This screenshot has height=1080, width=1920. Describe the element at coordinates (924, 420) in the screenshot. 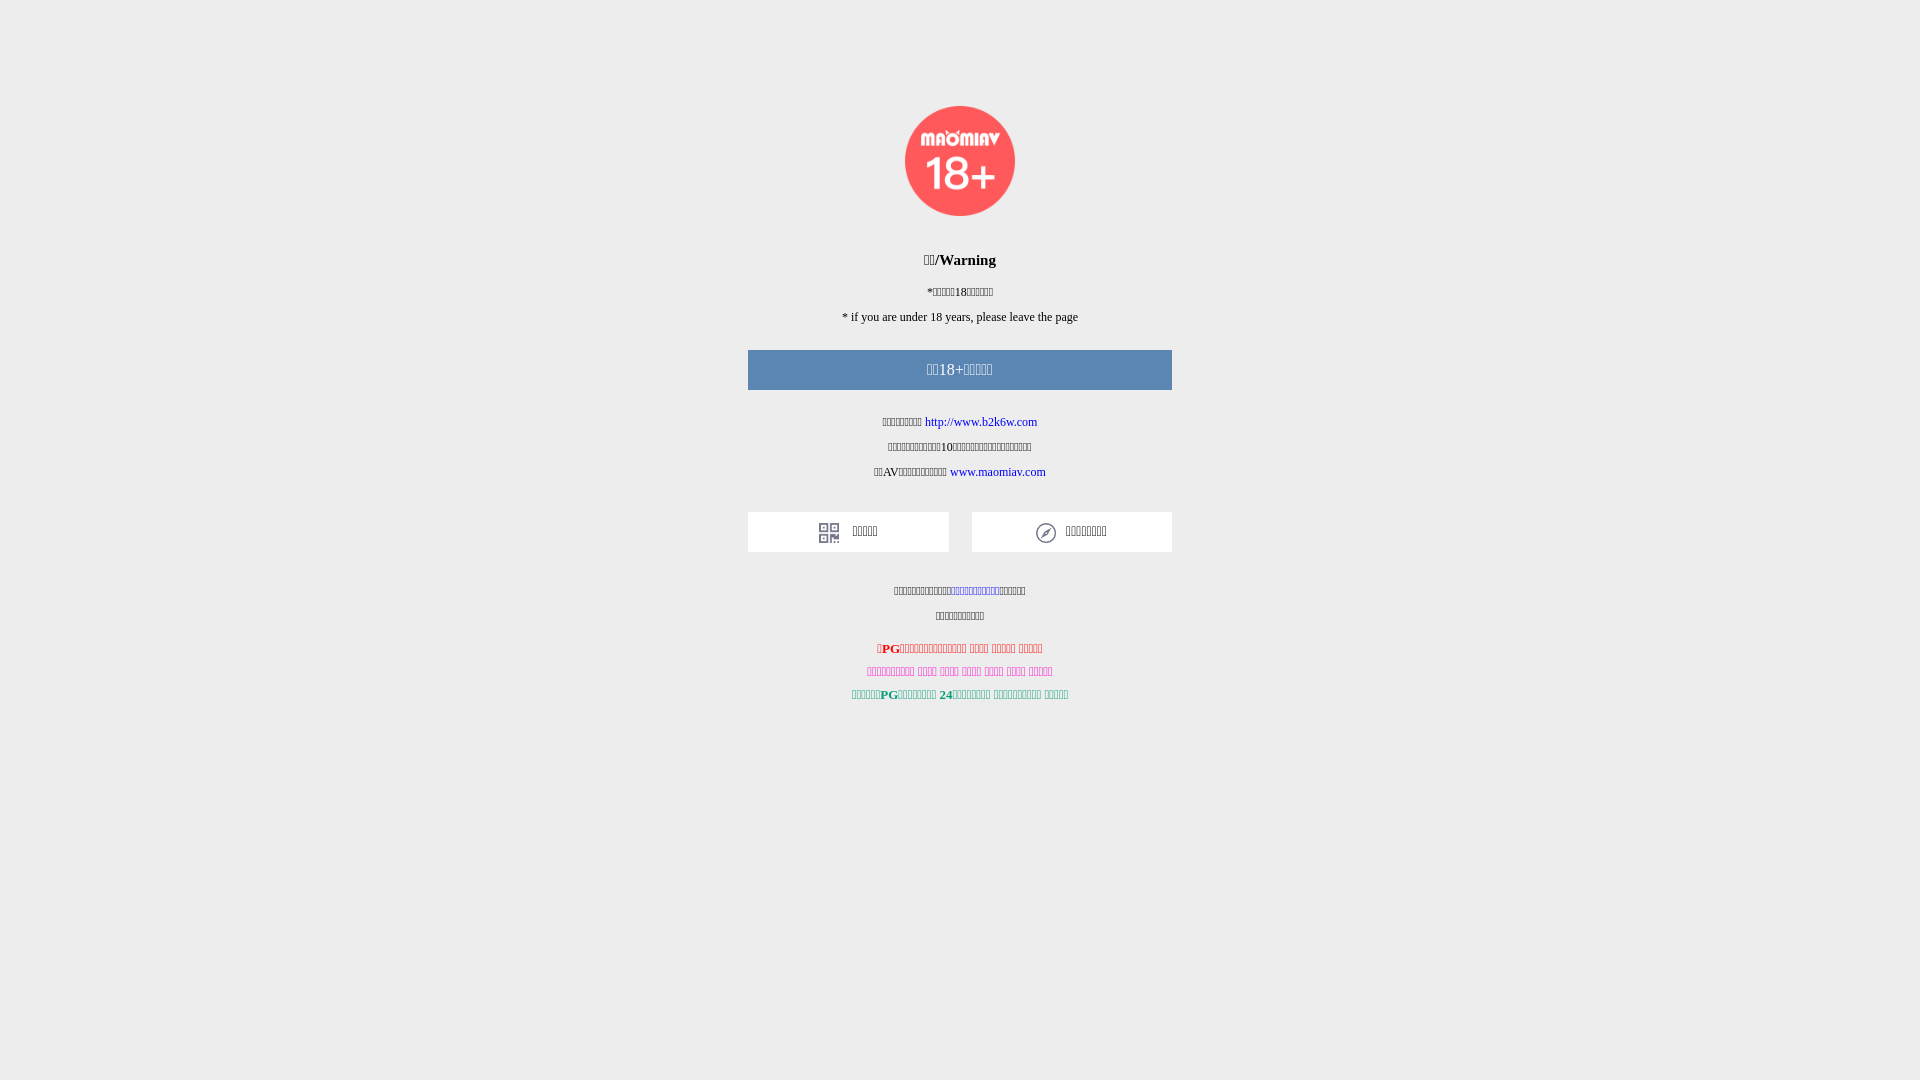

I see `'http://www.b2k6w.com'` at that location.